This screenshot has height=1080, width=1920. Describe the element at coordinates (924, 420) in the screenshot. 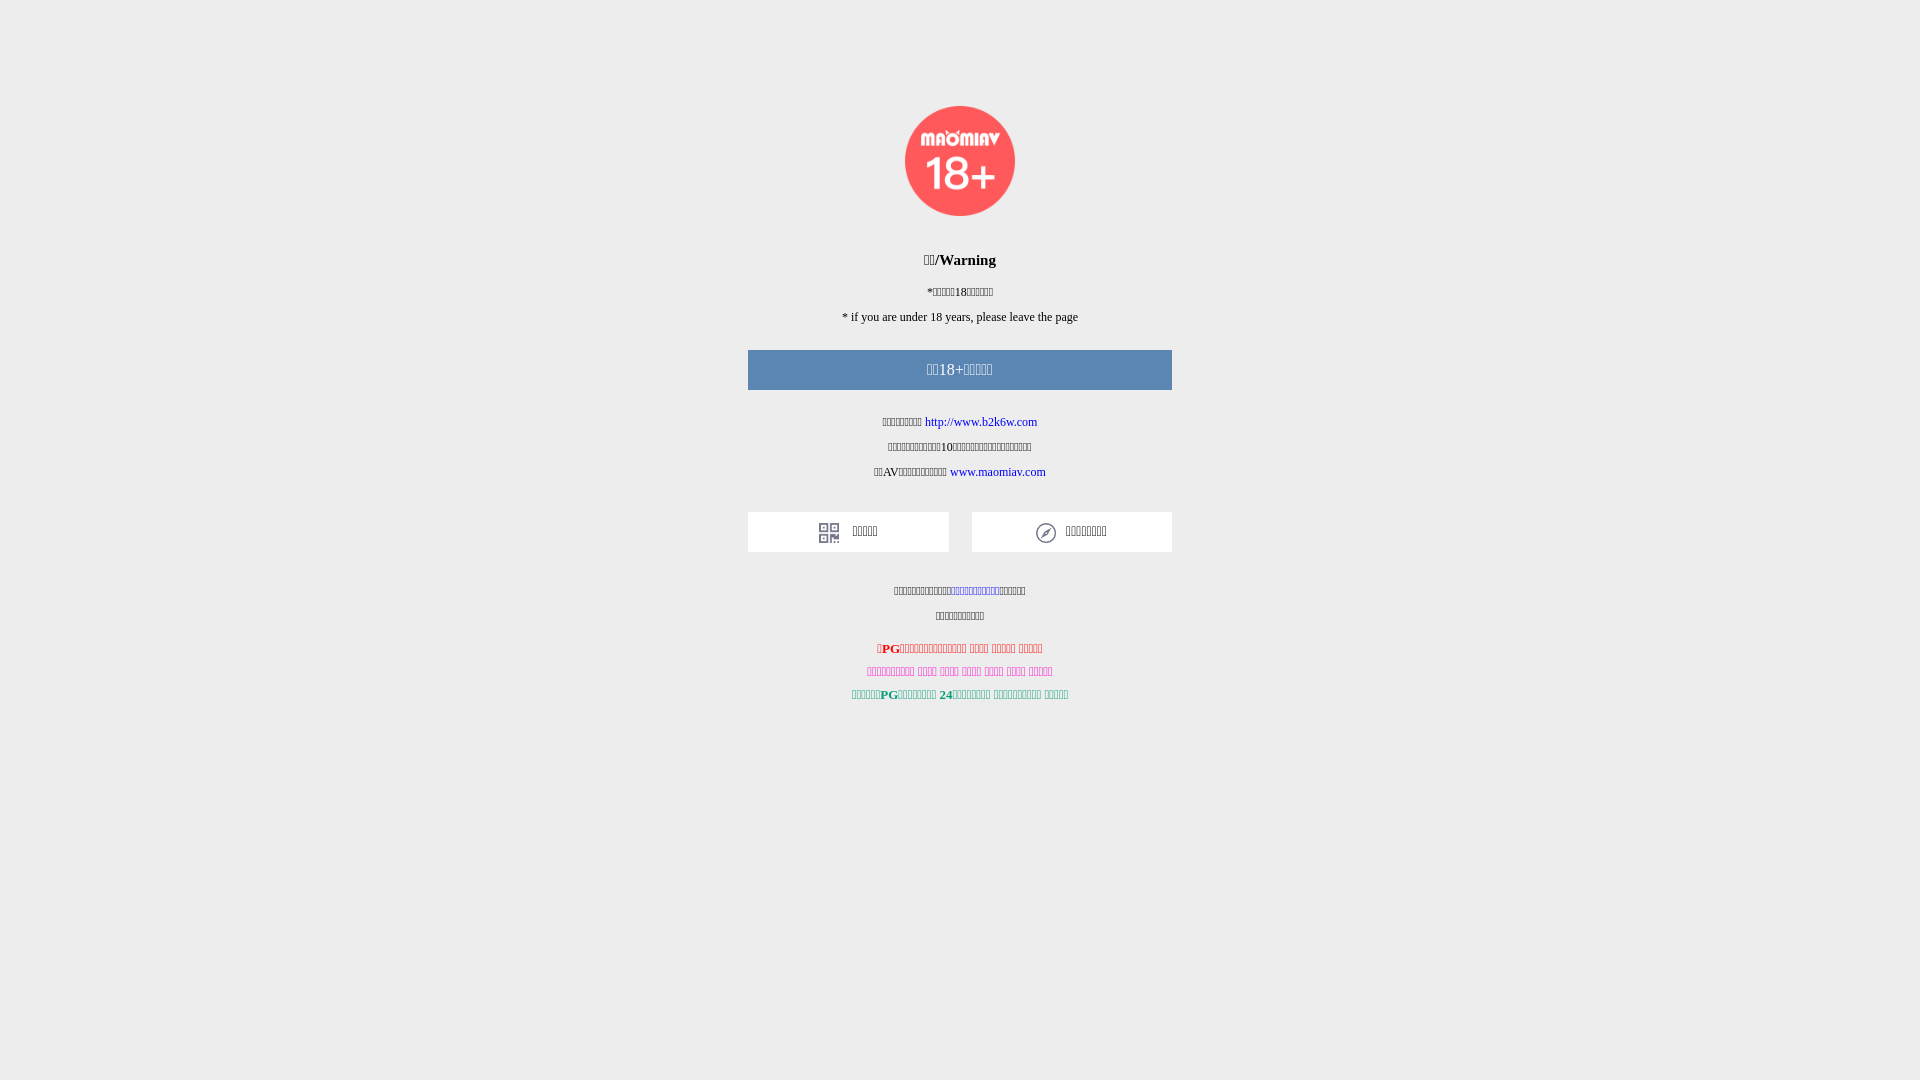

I see `'http://www.b2k6w.com'` at that location.